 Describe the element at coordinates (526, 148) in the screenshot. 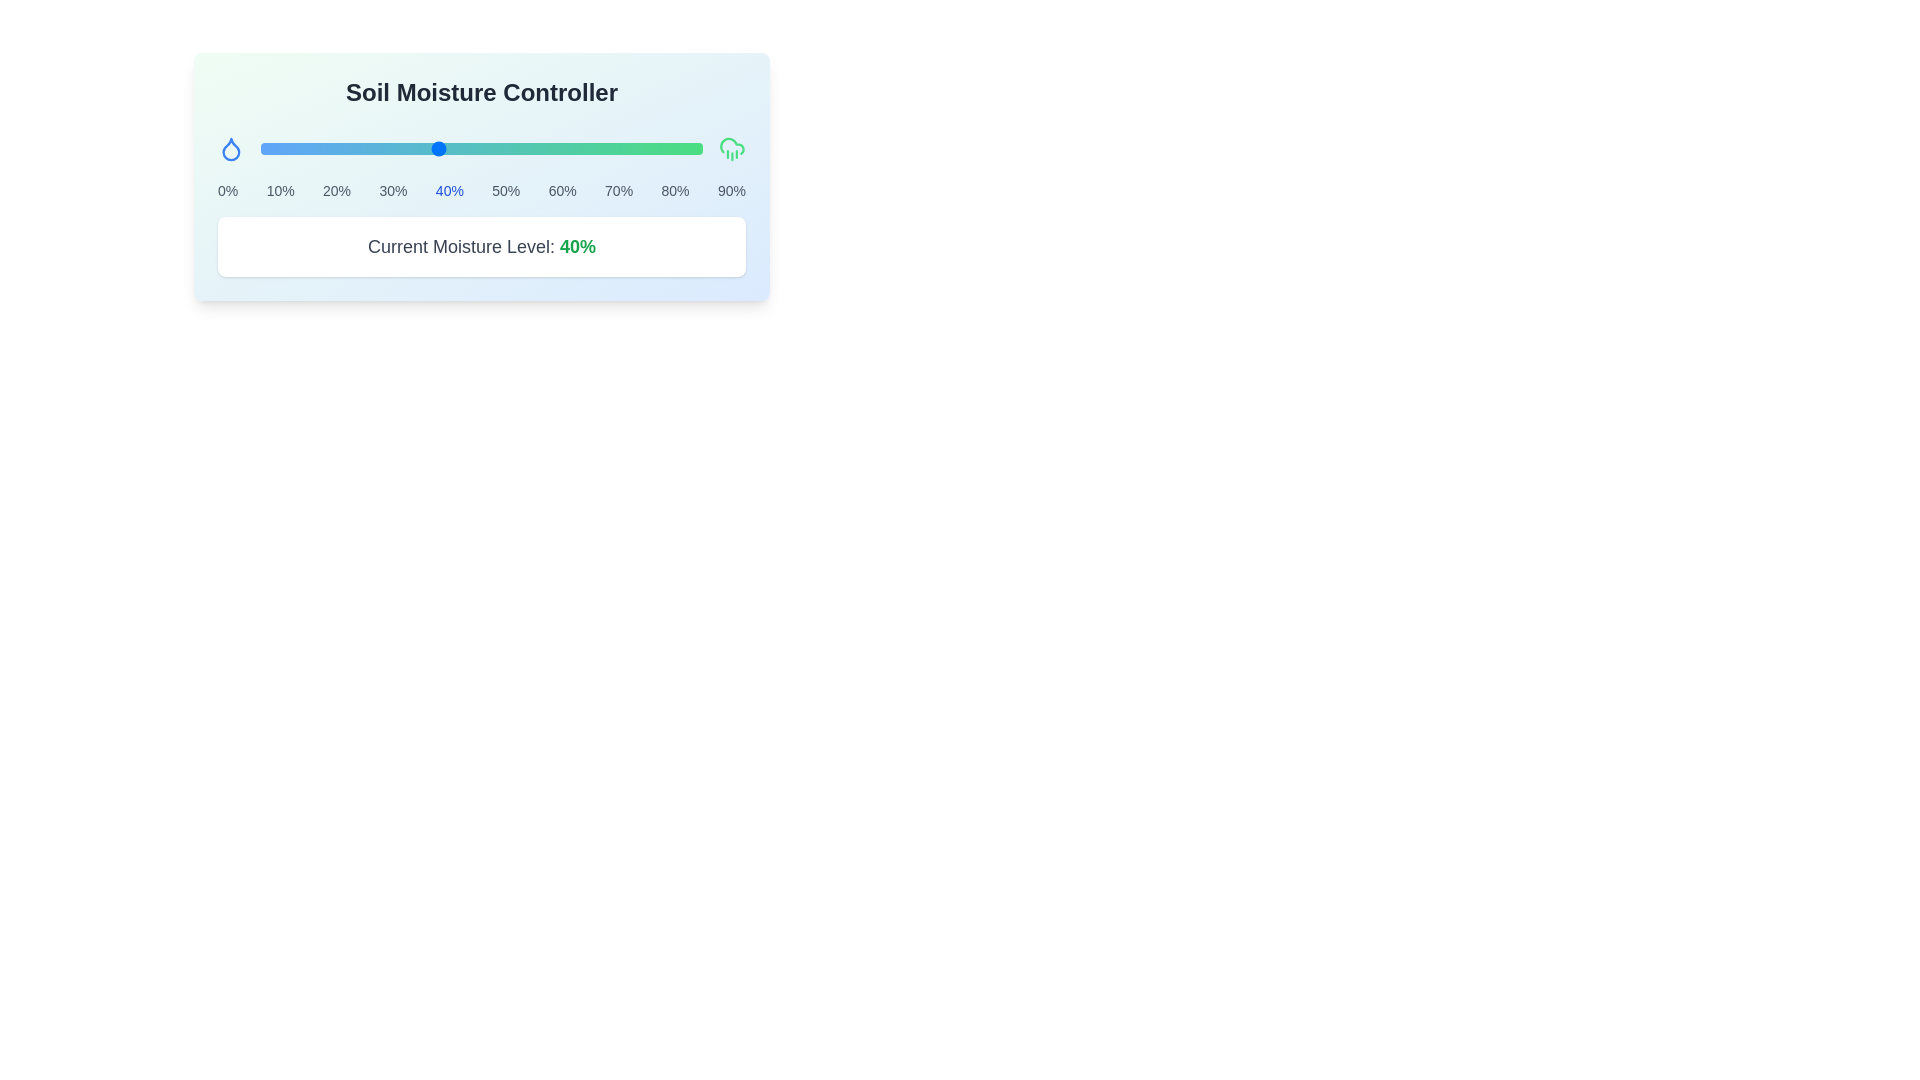

I see `the moisture level to 60% using the slider` at that location.